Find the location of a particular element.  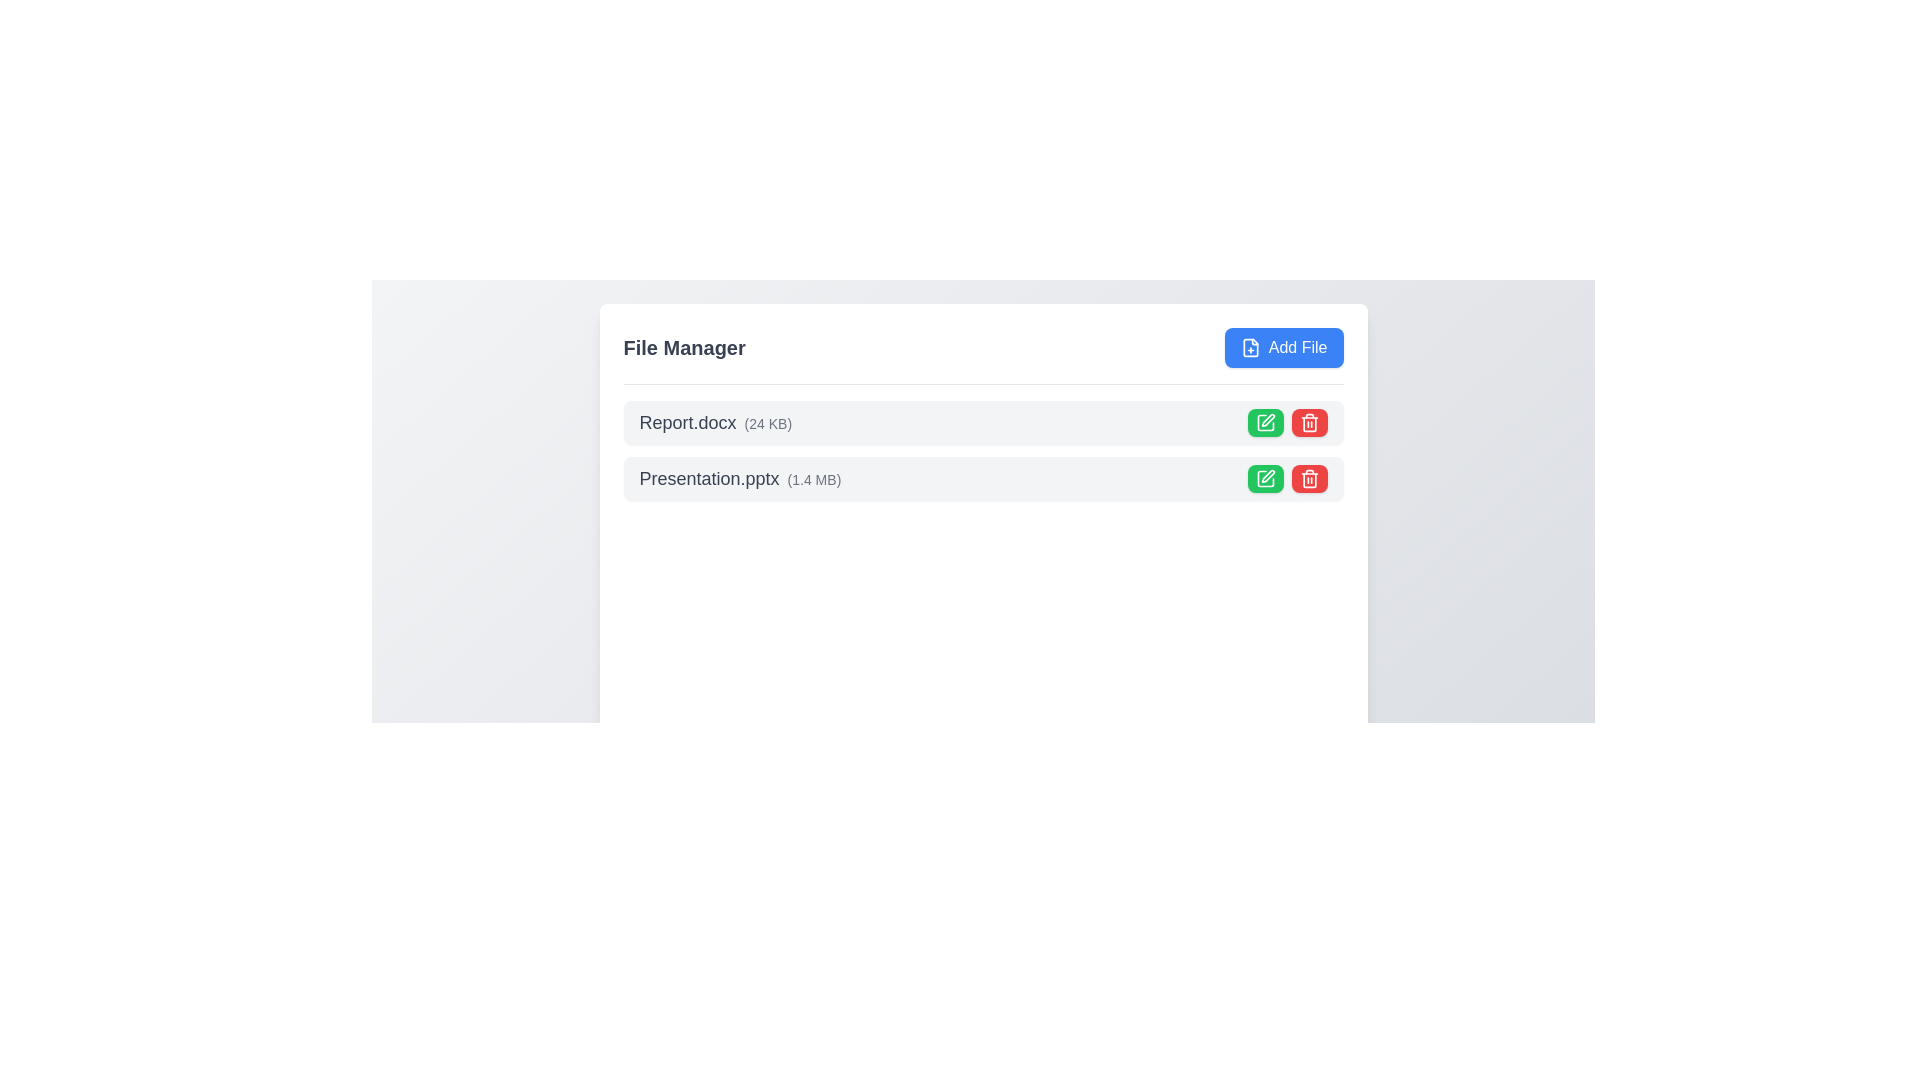

the 'File Manager' text label, which is styled in bold dark gray and positioned at the top-left of the file management interface is located at coordinates (684, 346).